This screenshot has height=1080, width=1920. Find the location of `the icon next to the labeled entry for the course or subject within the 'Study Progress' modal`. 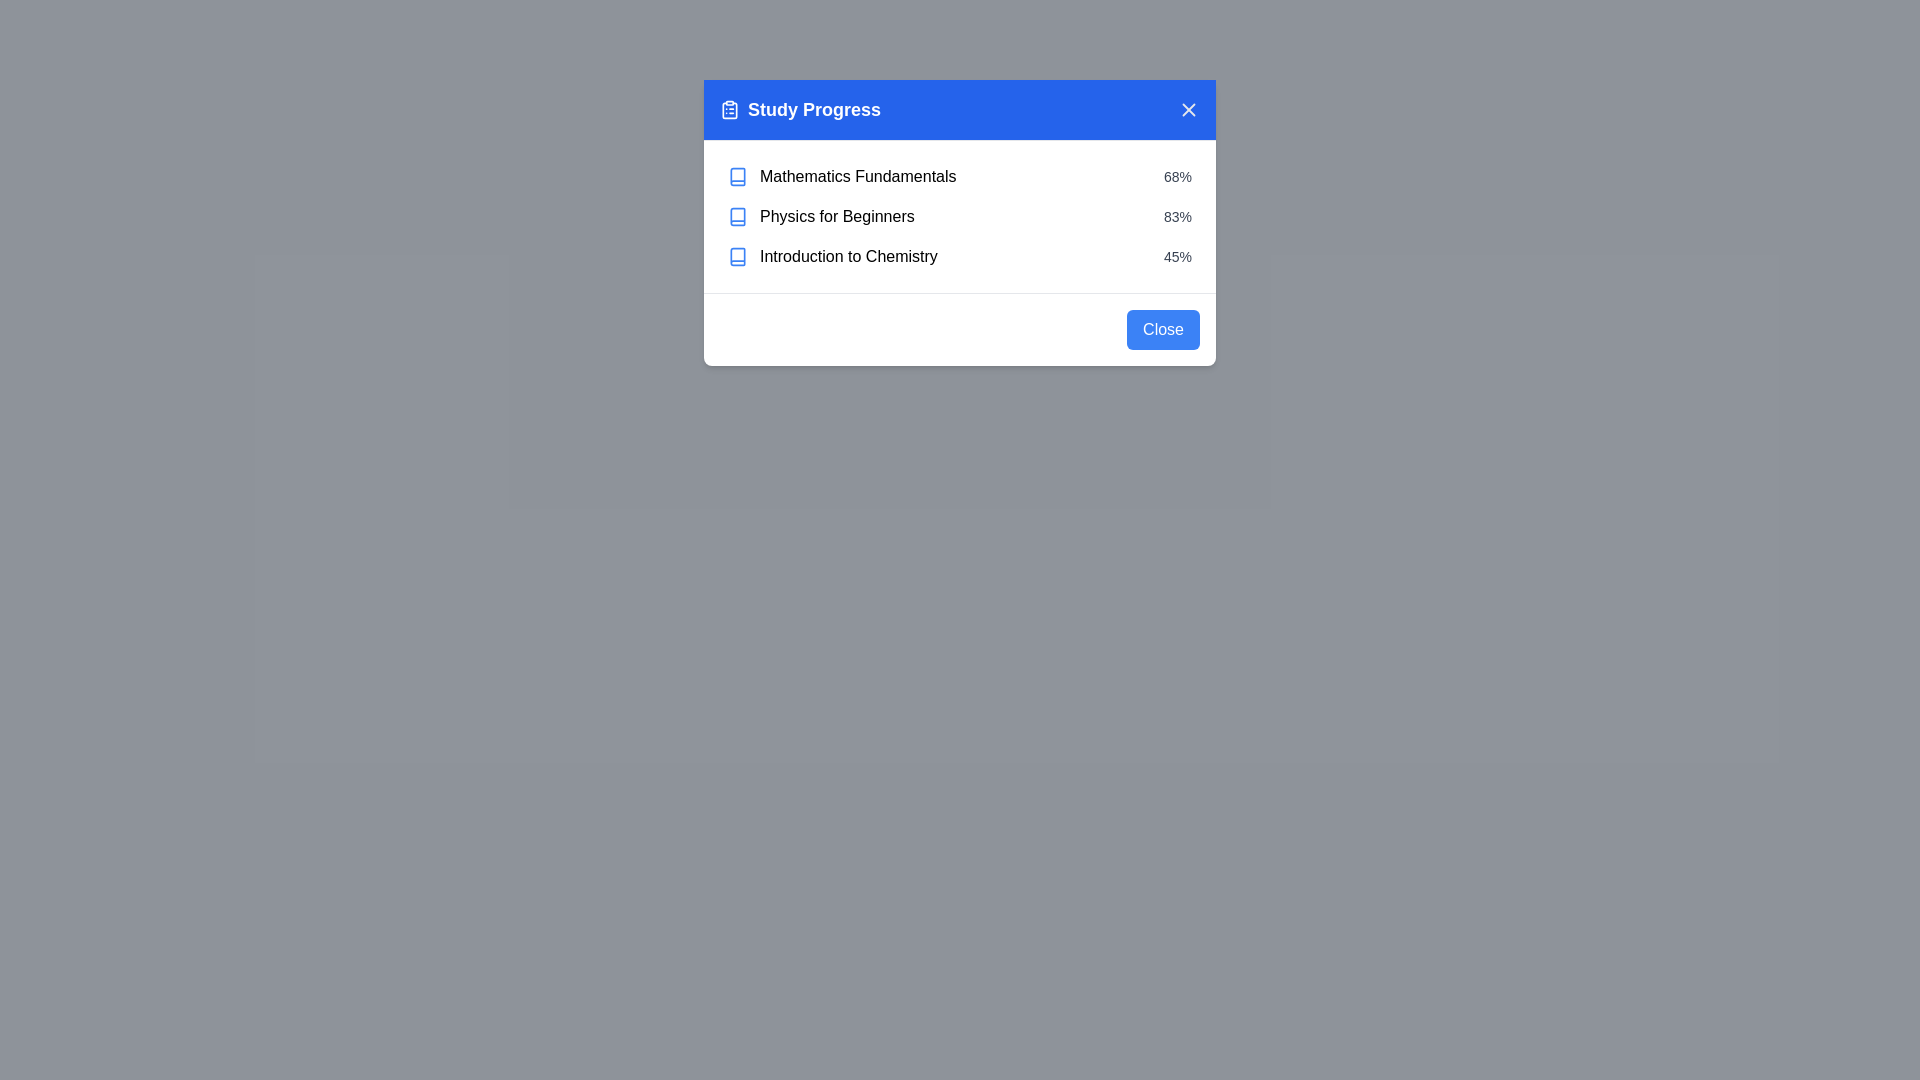

the icon next to the labeled entry for the course or subject within the 'Study Progress' modal is located at coordinates (821, 216).